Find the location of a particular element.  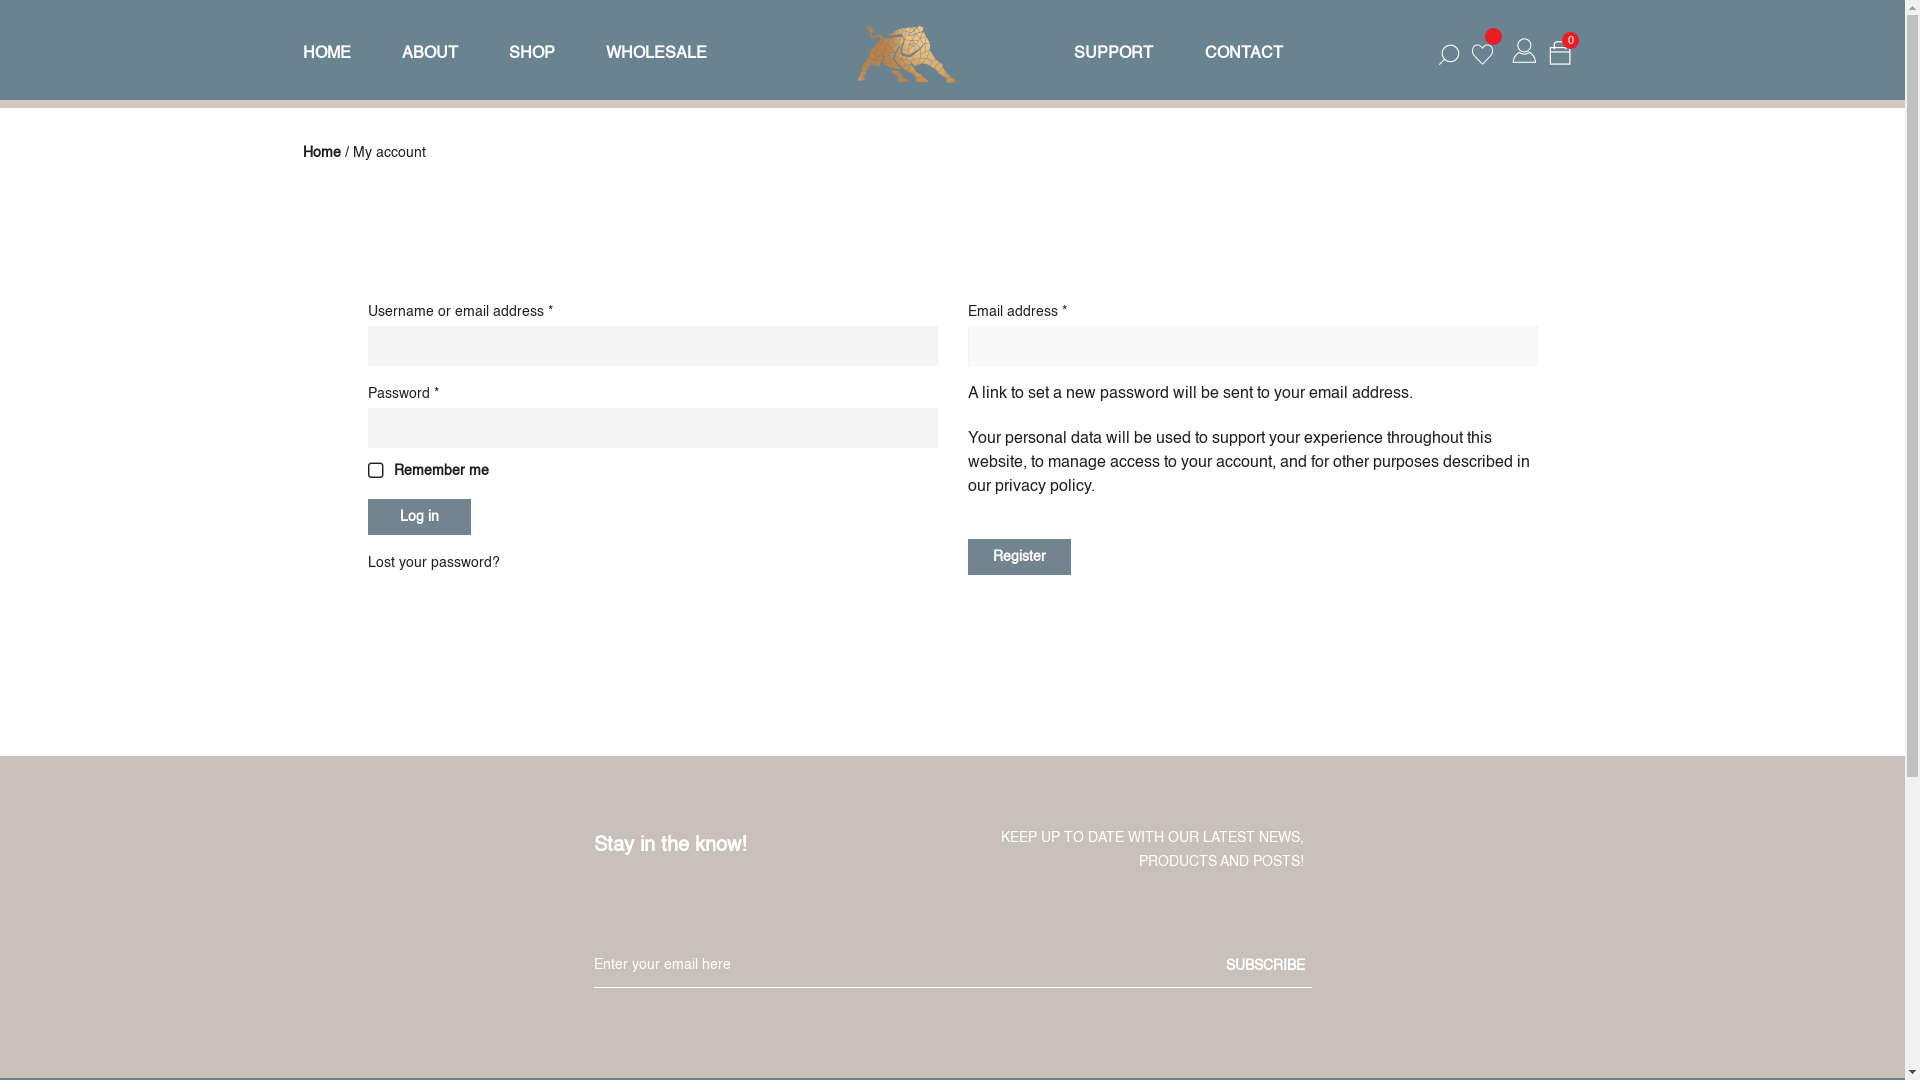

'Register' is located at coordinates (1019, 556).